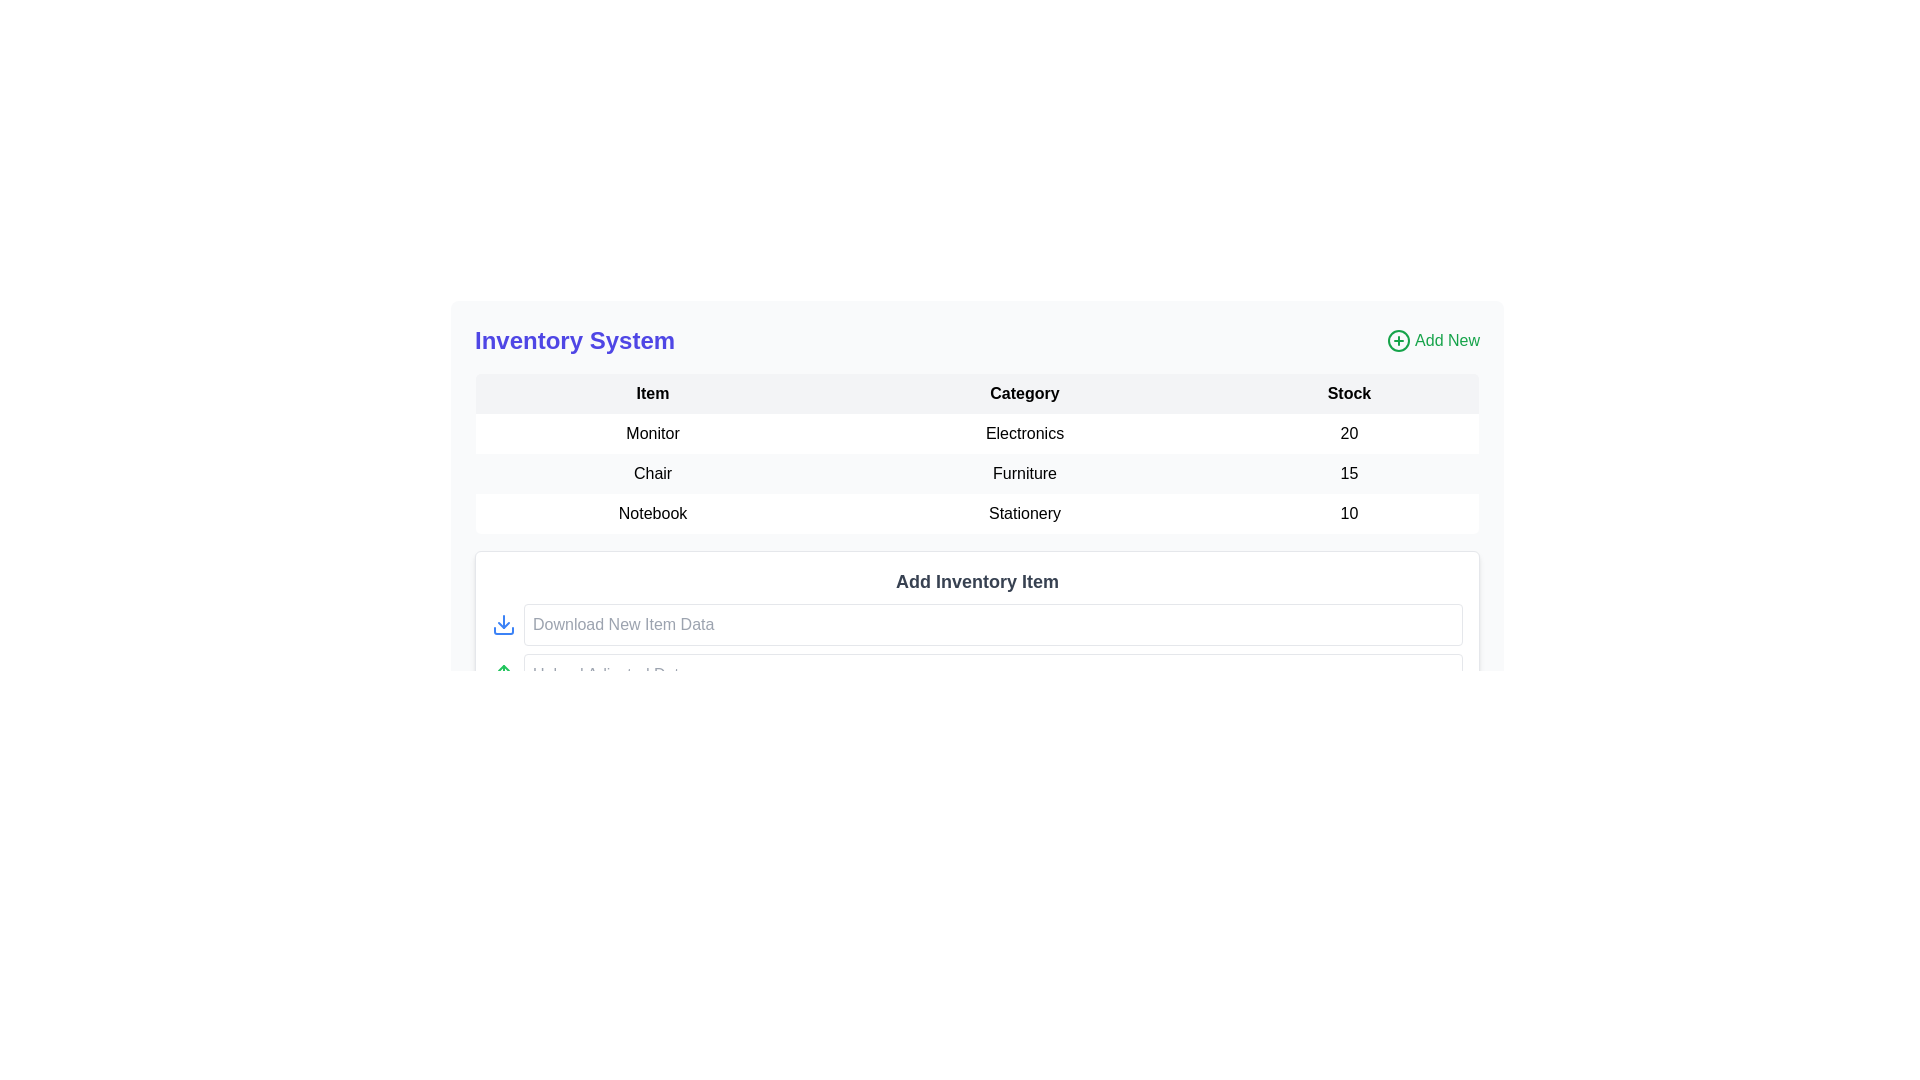 Image resolution: width=1920 pixels, height=1080 pixels. I want to click on the green button with a circular plus icon located in the top-right corner of the 'Inventory System' to trigger a tooltip or highlight effect, so click(1432, 339).